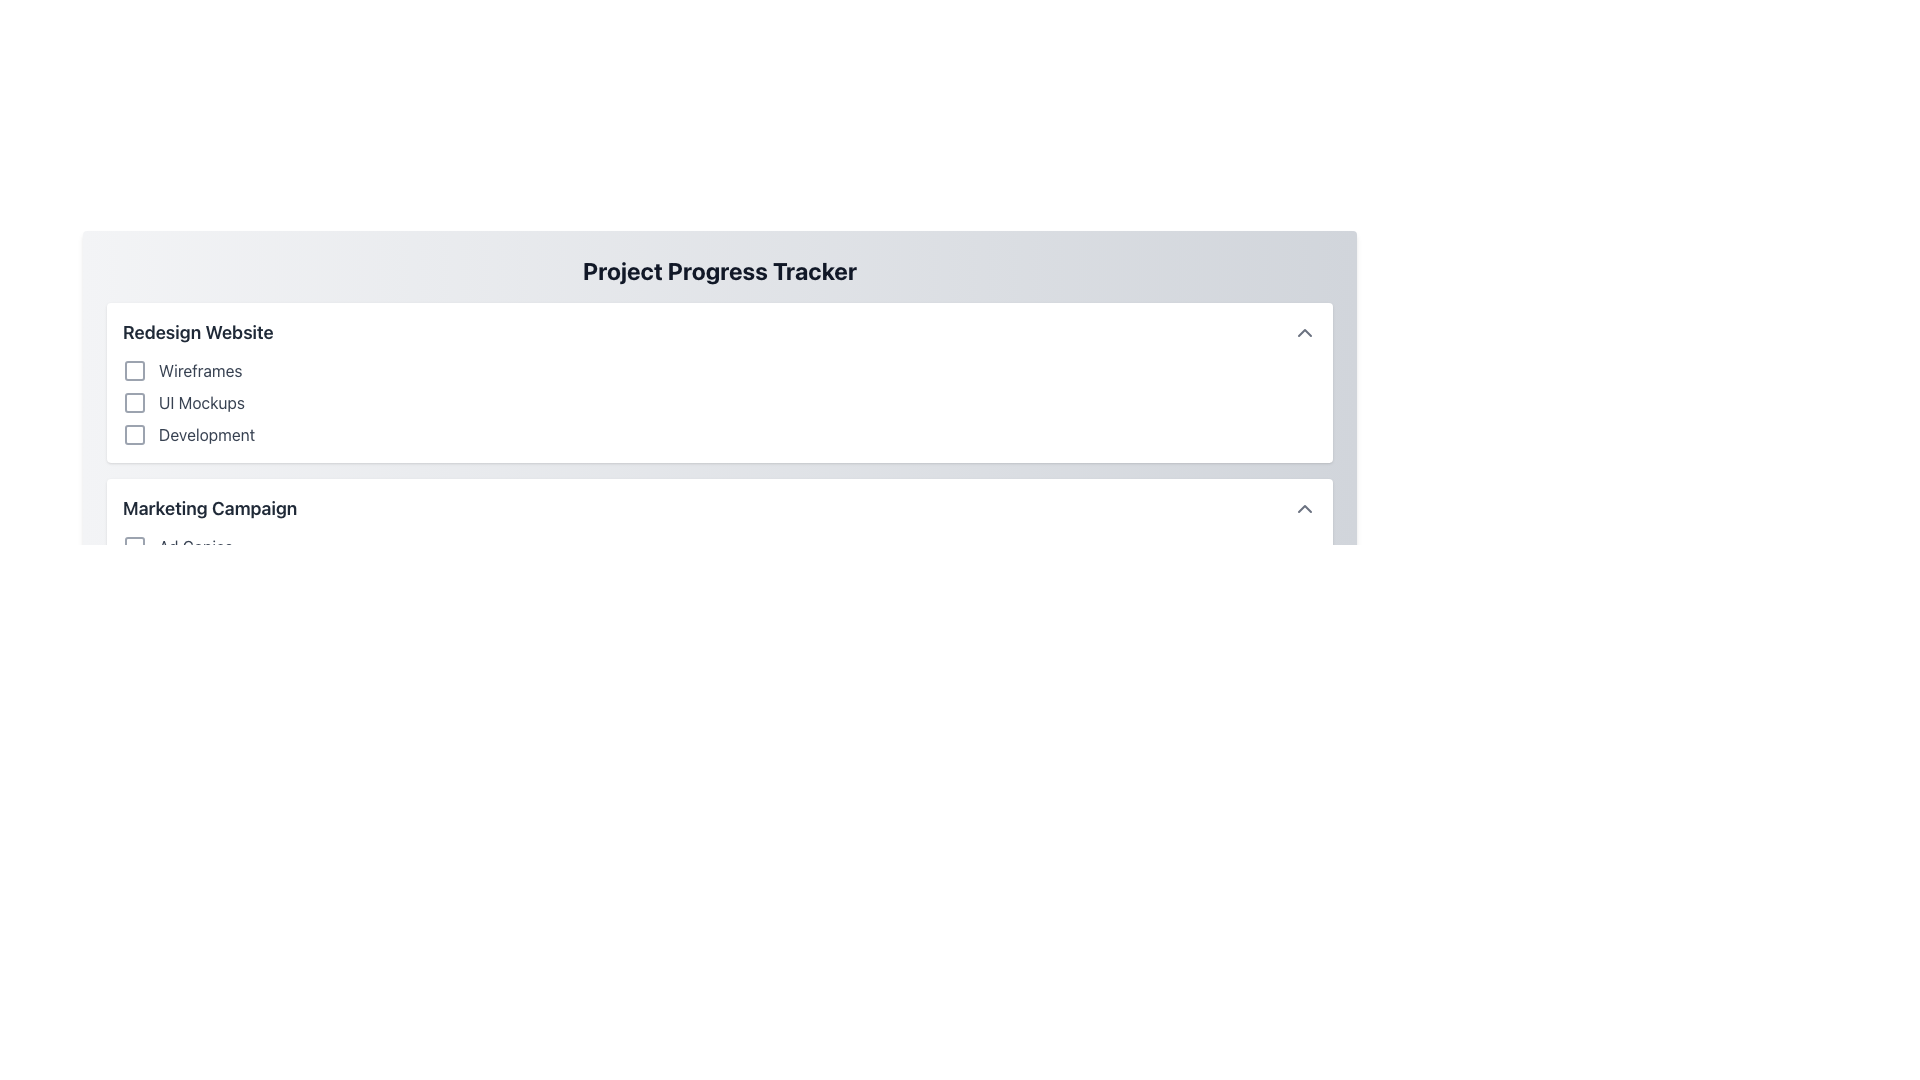  I want to click on the interactive checkbox associated with the 'Wireframes' item in the 'Redesign Website' section, so click(133, 370).